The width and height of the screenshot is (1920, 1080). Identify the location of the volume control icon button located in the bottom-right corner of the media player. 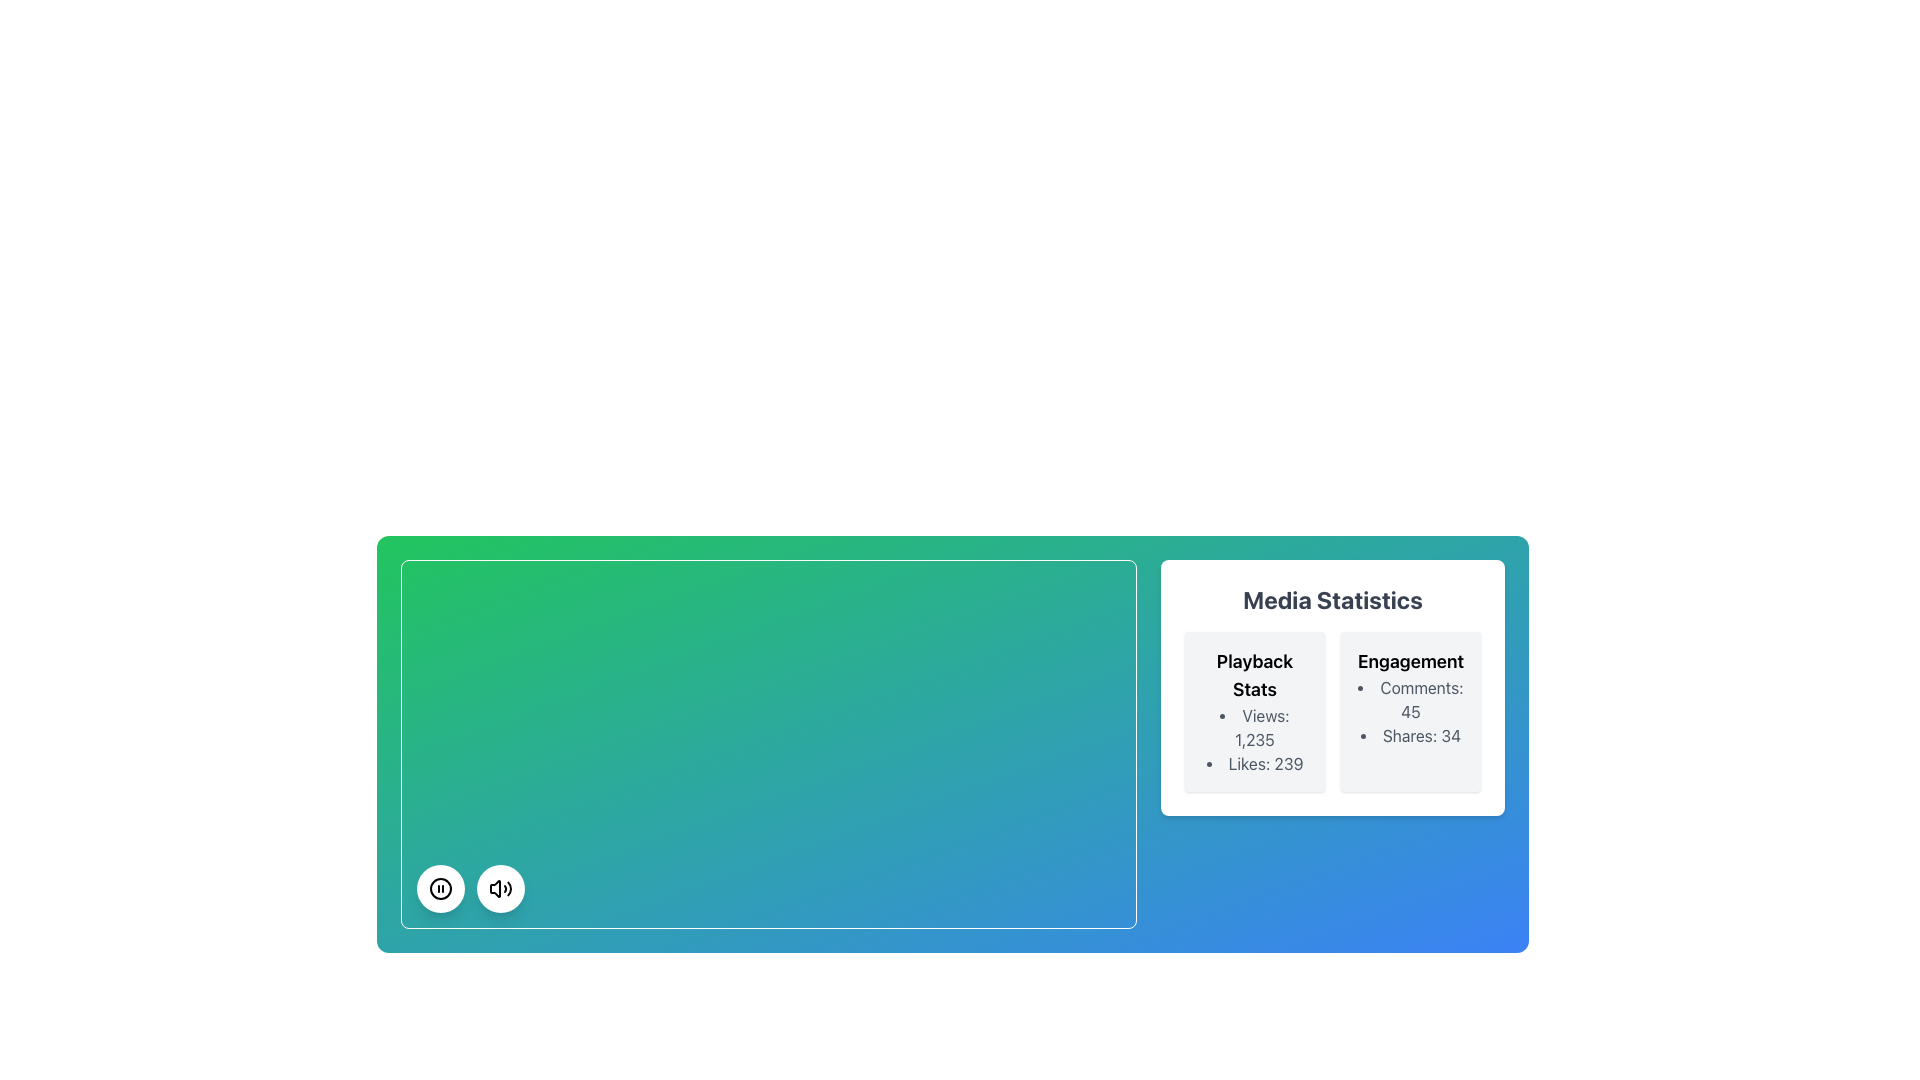
(500, 887).